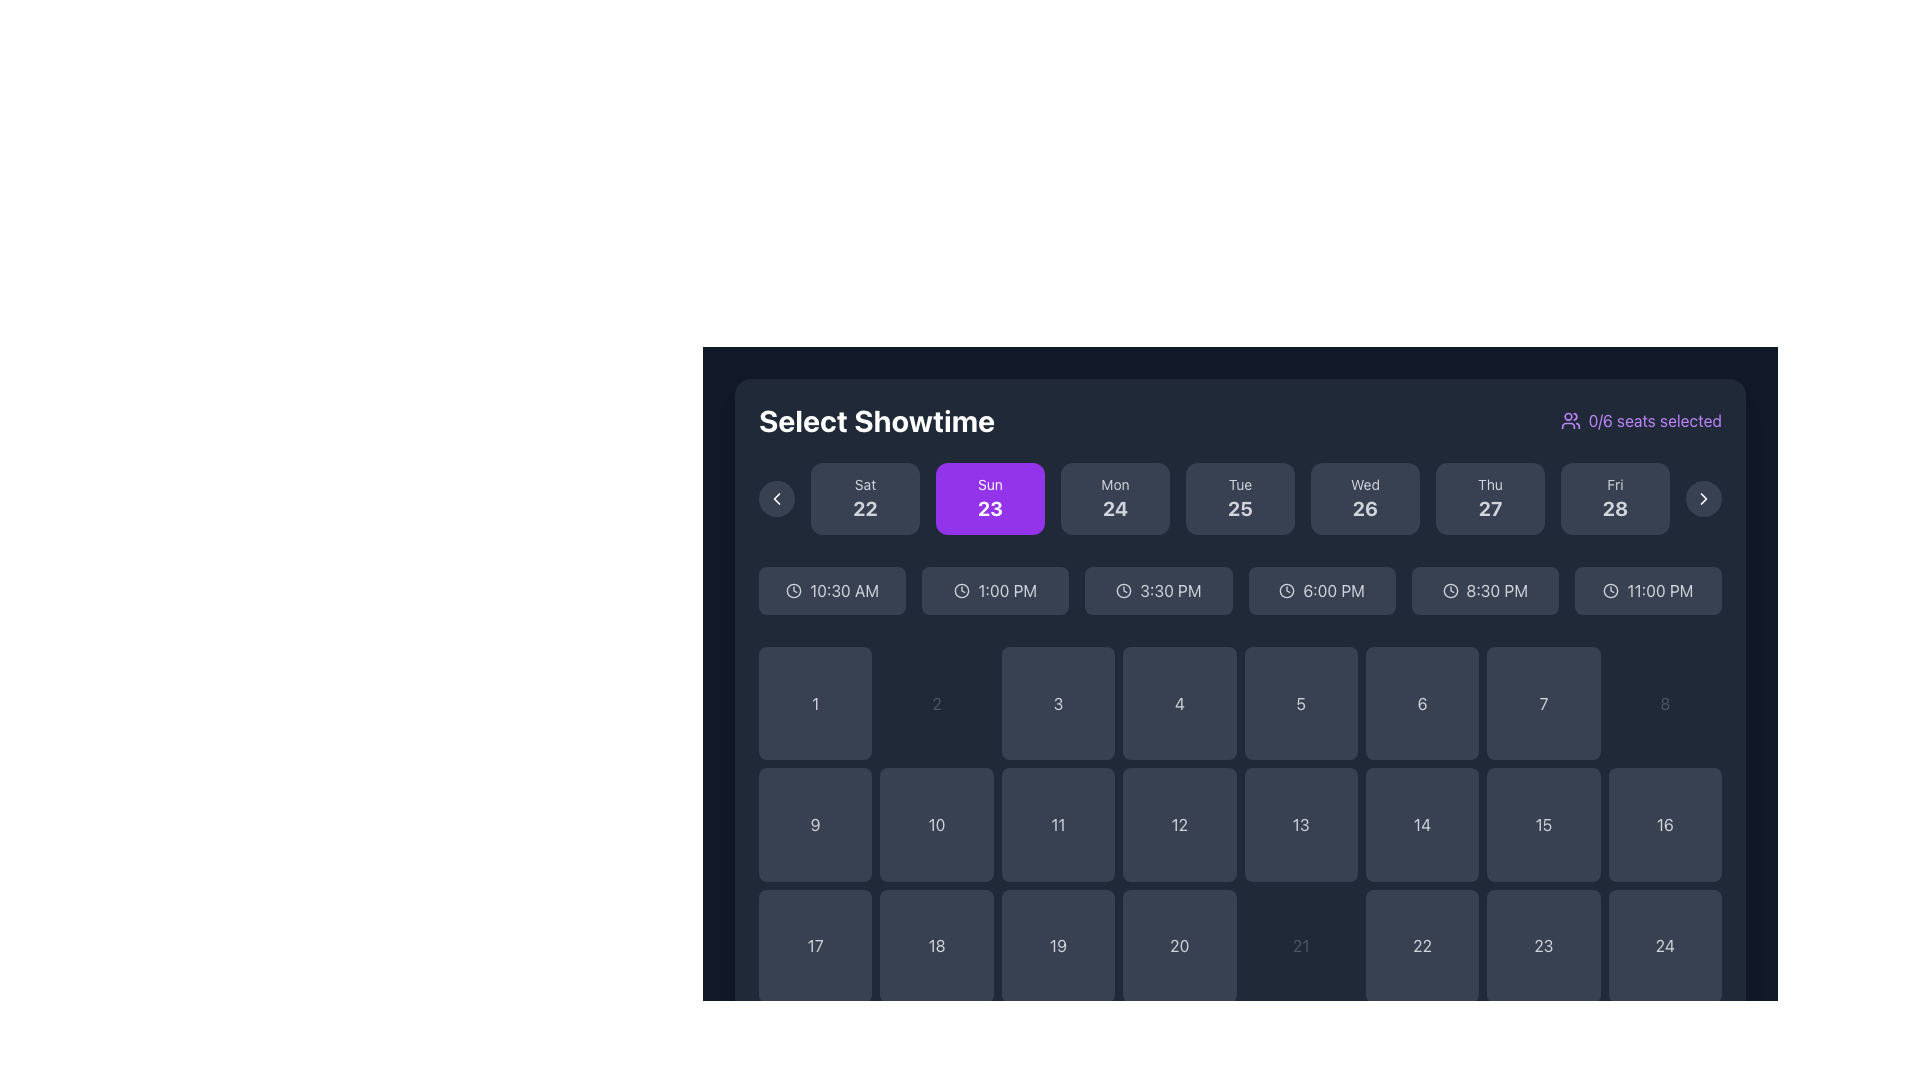 The height and width of the screenshot is (1080, 1920). I want to click on the clock icon that indicates the time slot, which is centered horizontally in the second row of time options displaying '3:30 PM', so click(1124, 589).